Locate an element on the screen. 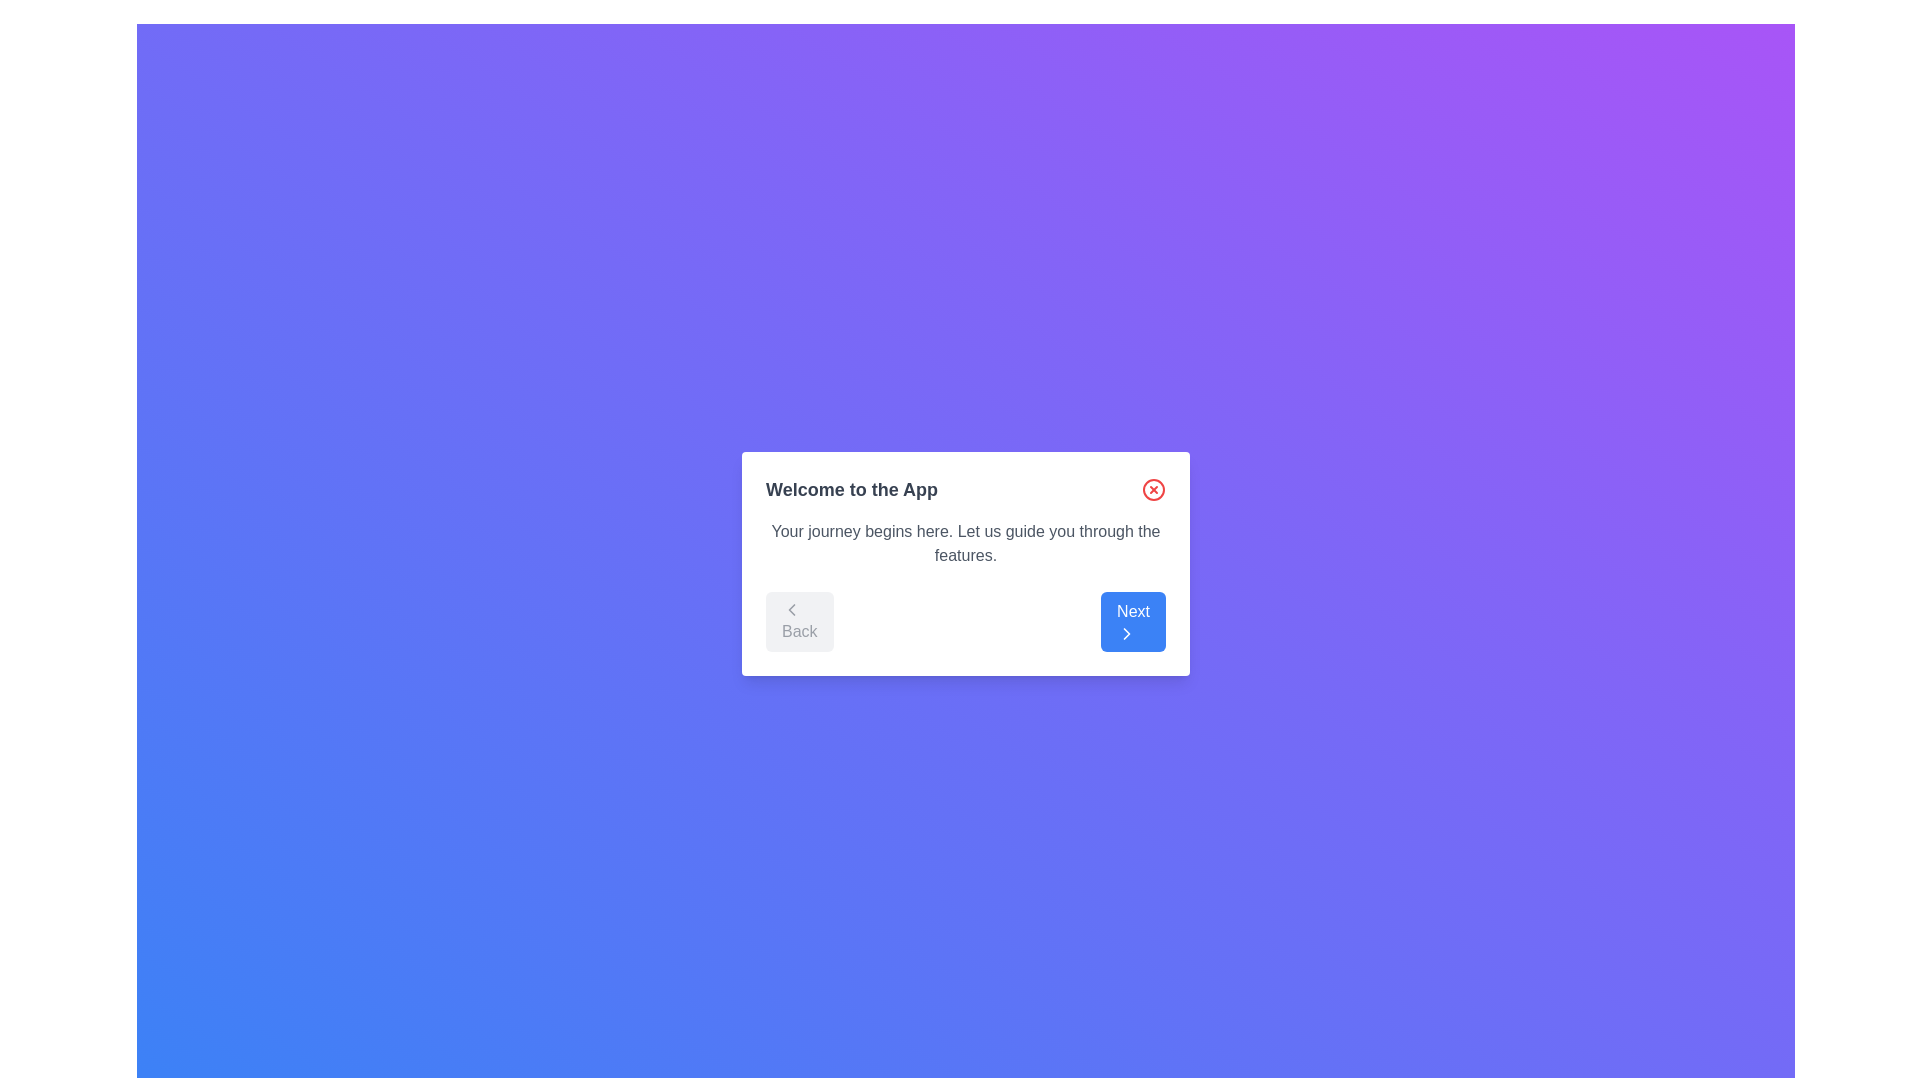 This screenshot has height=1080, width=1920. the text block displaying 'Your journey begins here. Let us guide you through the features.' which is styled in muted gray color and located in the middle of the dialogue box is located at coordinates (965, 543).